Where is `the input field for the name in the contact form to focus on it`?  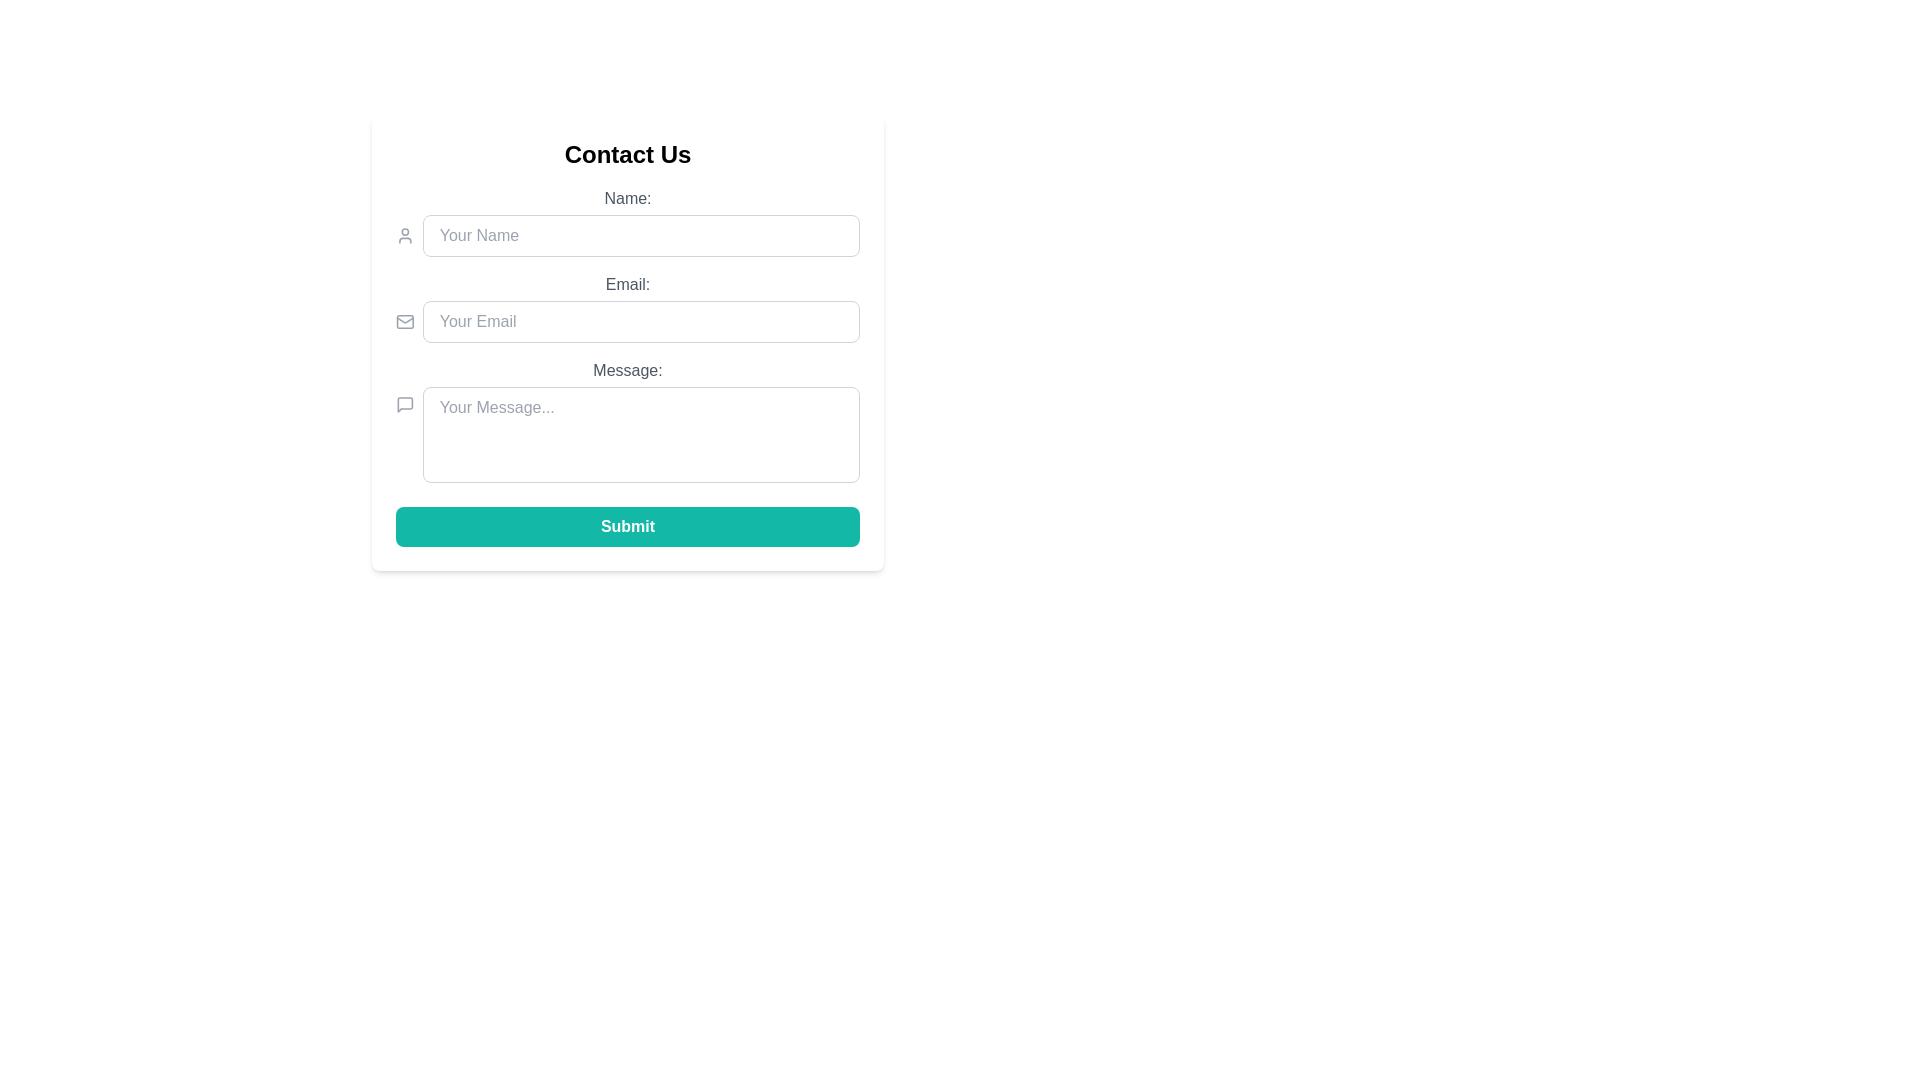 the input field for the name in the contact form to focus on it is located at coordinates (627, 222).